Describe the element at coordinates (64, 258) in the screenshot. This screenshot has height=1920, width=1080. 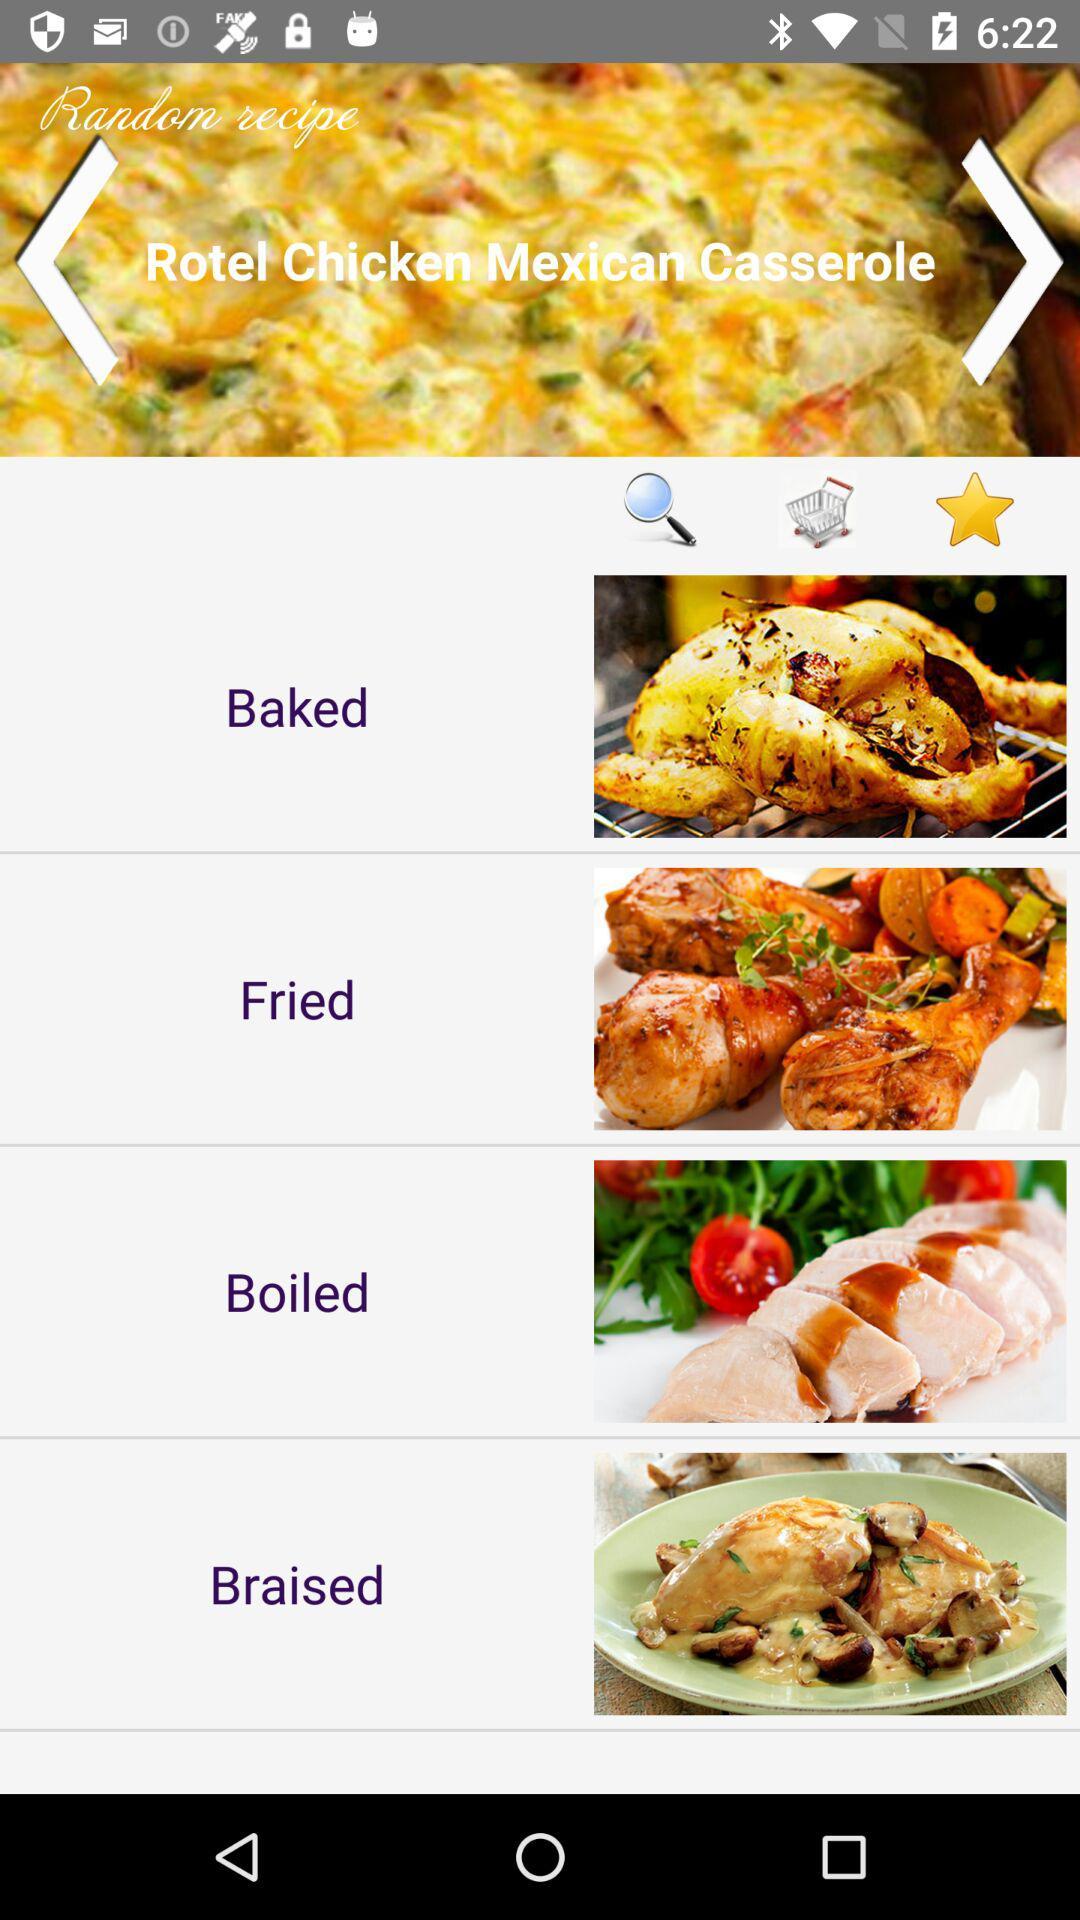
I see `previous` at that location.